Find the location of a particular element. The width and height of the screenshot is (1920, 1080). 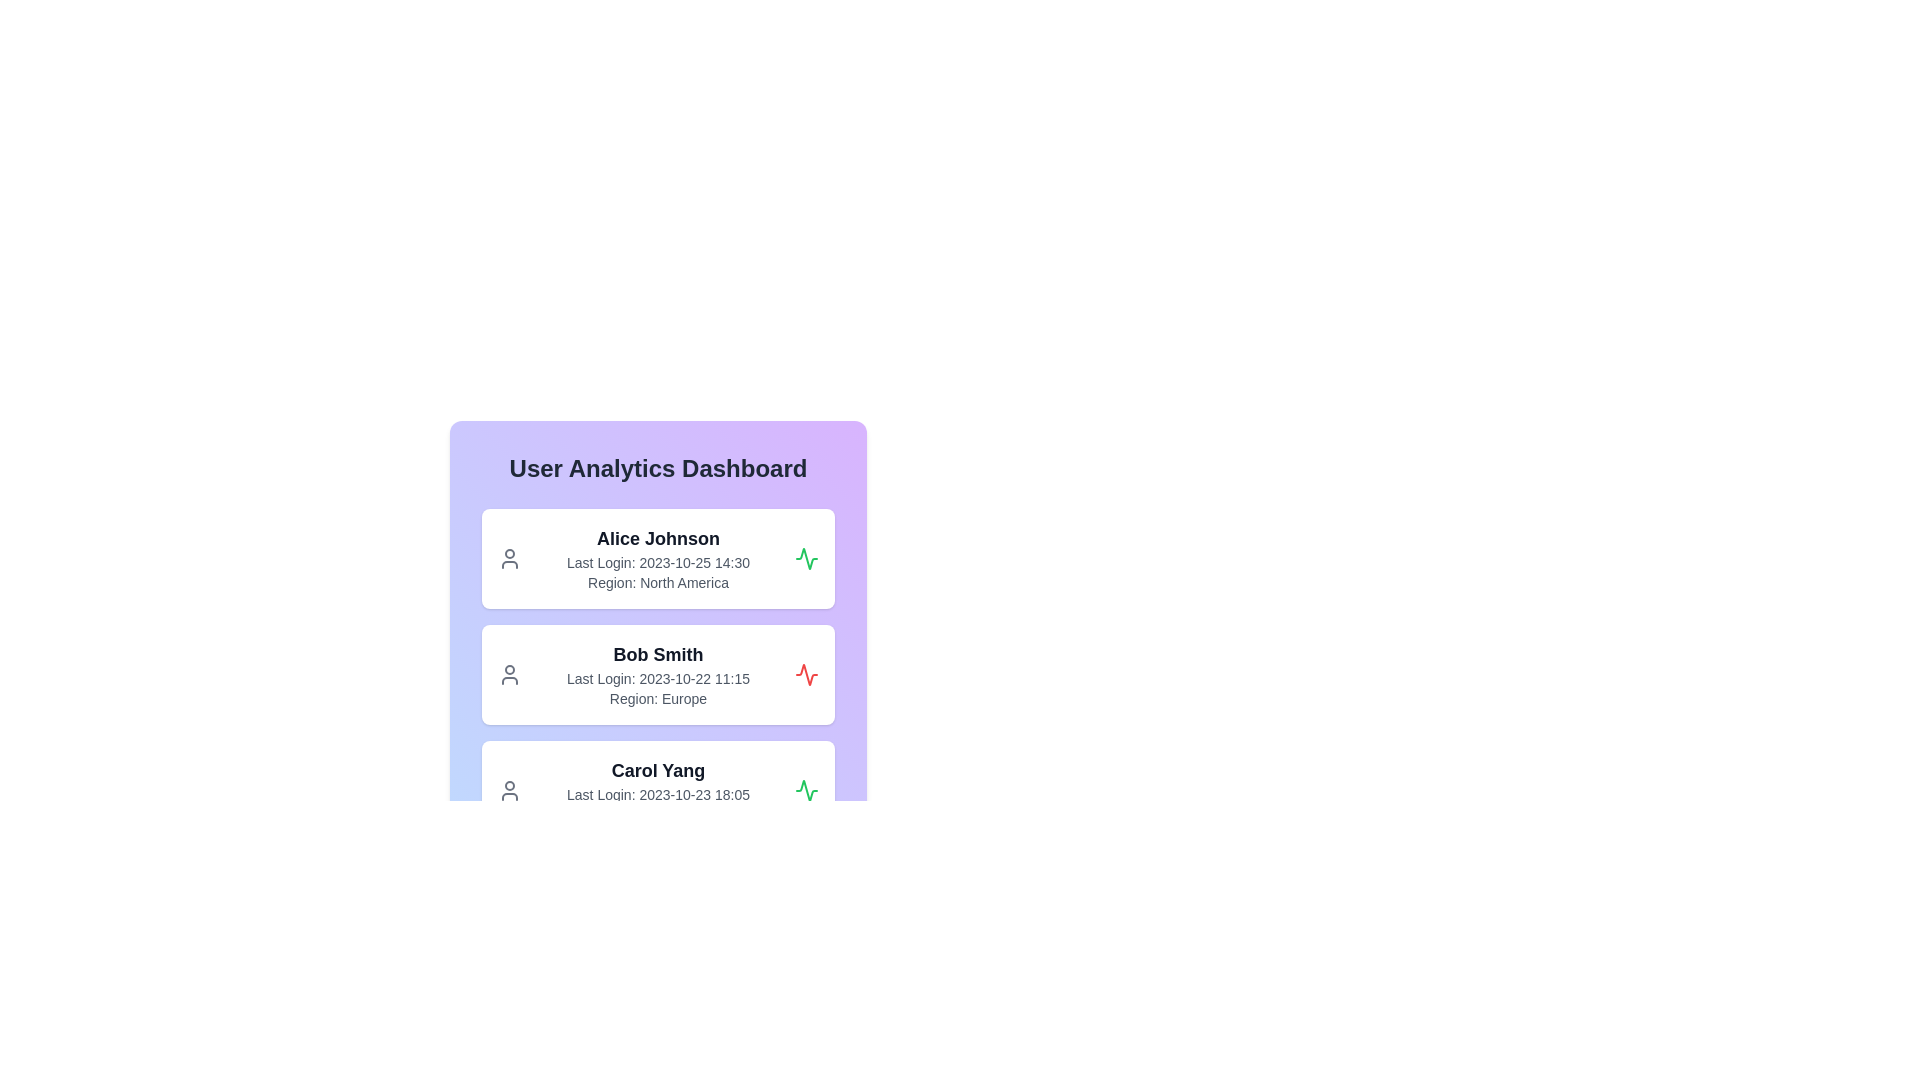

displayed information in the text-based informational display component of the user card, which is positioned below 'Alice Johnson's card and above 'Carol Yang's card' in the User Analytics Dashboard is located at coordinates (658, 675).